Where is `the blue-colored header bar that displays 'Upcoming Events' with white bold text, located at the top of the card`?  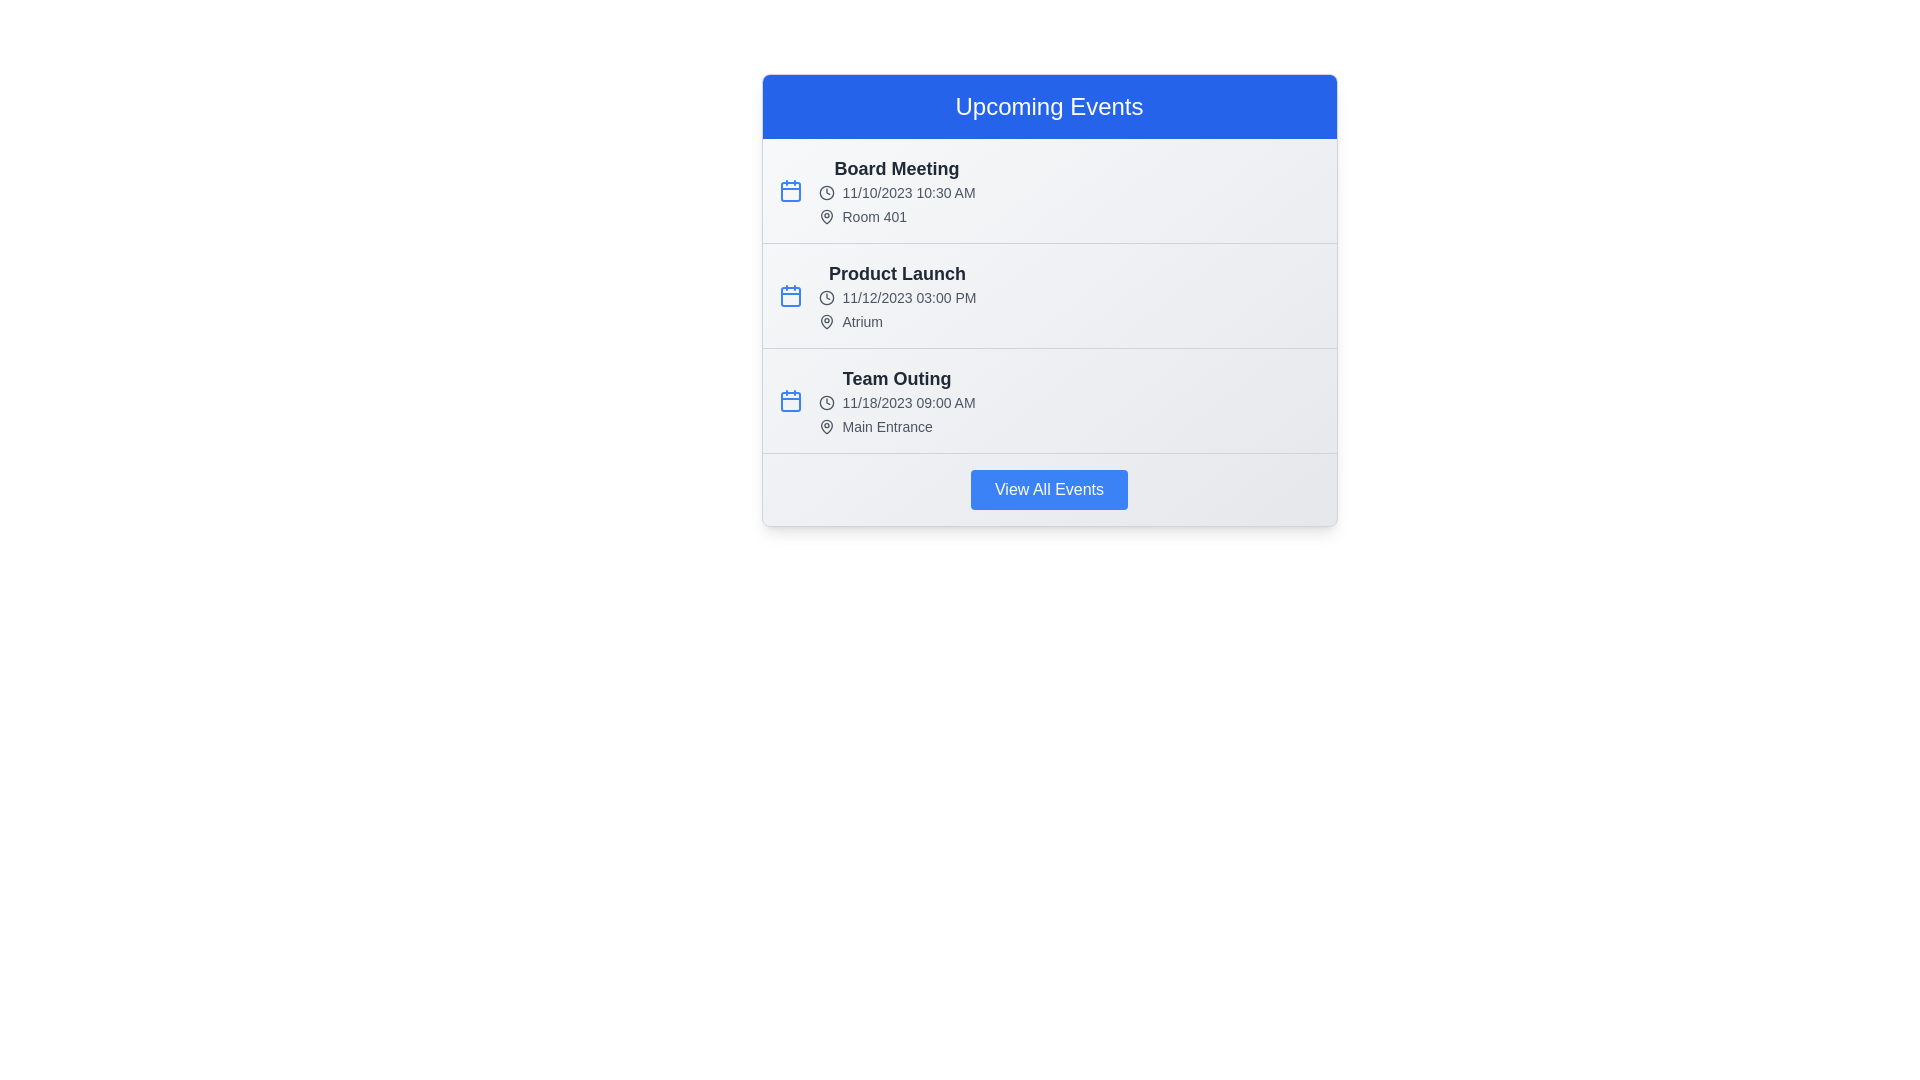
the blue-colored header bar that displays 'Upcoming Events' with white bold text, located at the top of the card is located at coordinates (1048, 107).